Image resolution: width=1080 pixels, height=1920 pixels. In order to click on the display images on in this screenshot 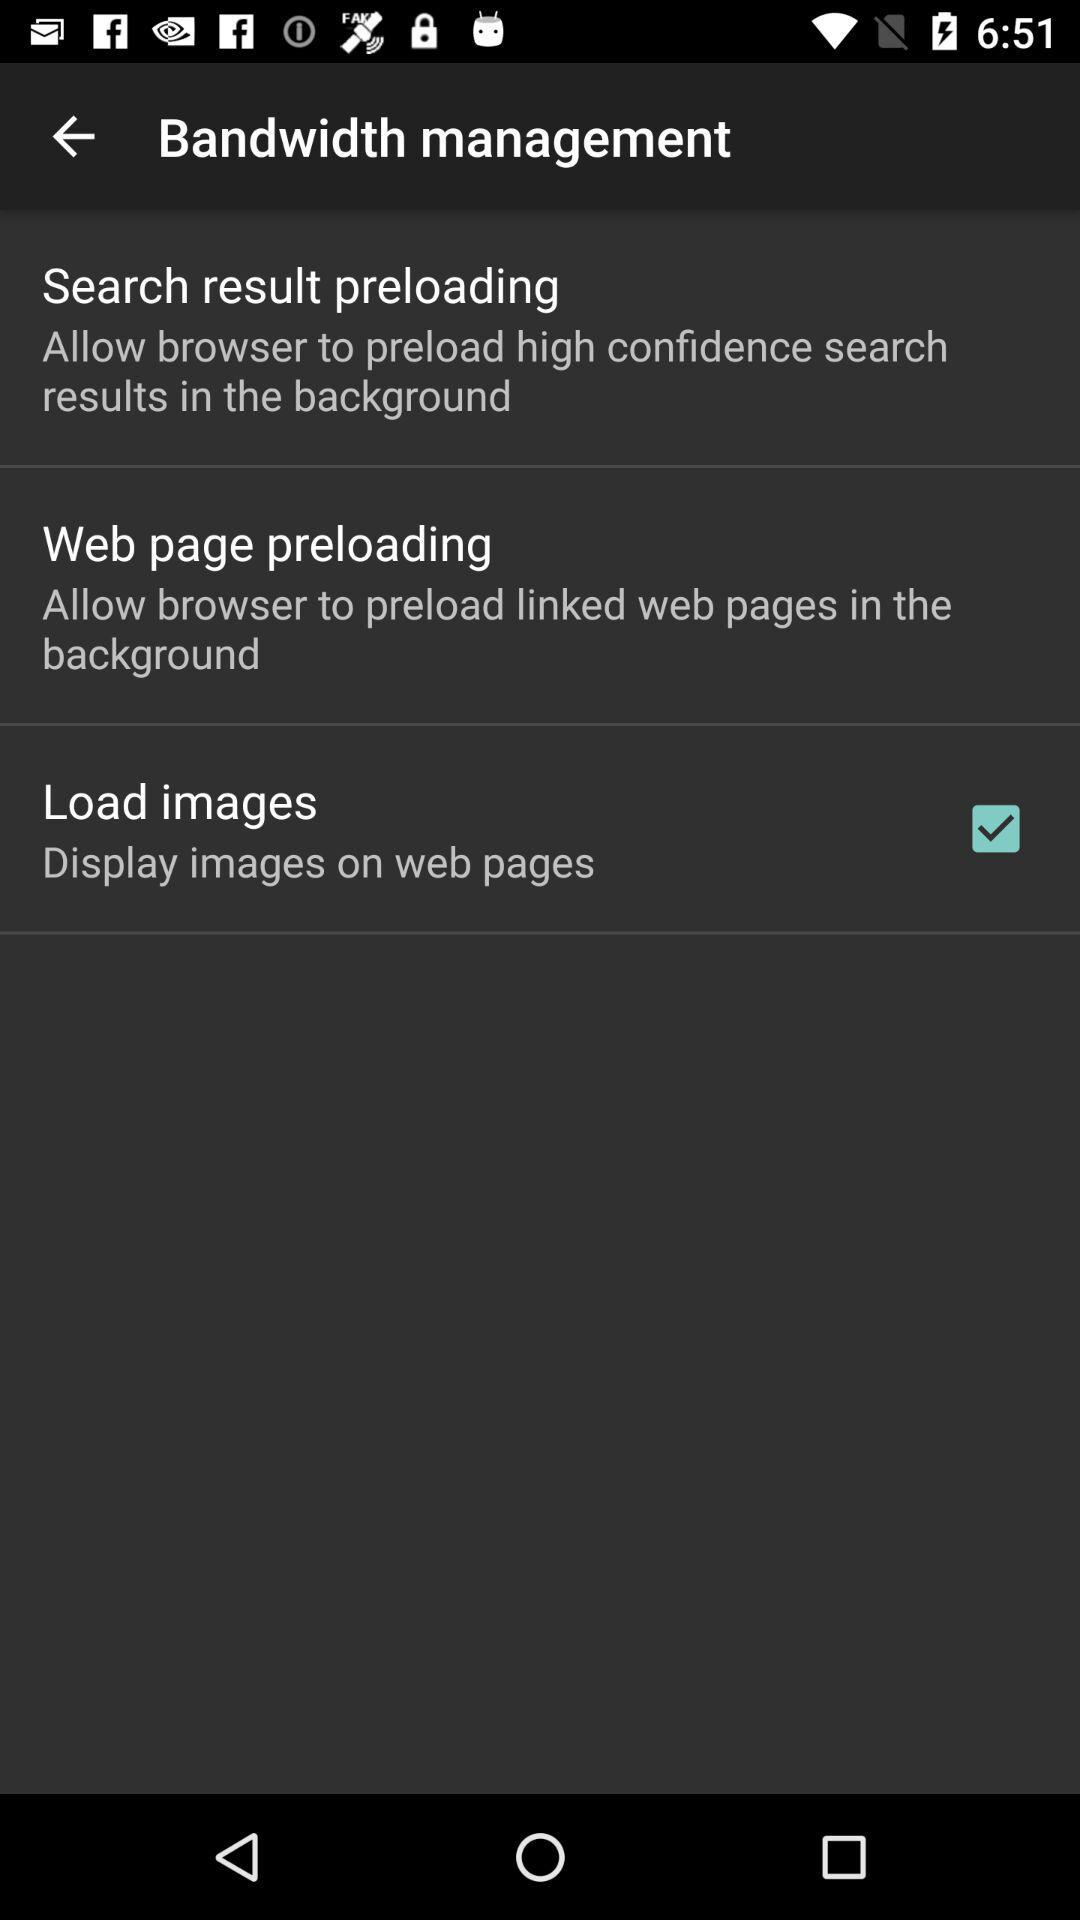, I will do `click(317, 860)`.